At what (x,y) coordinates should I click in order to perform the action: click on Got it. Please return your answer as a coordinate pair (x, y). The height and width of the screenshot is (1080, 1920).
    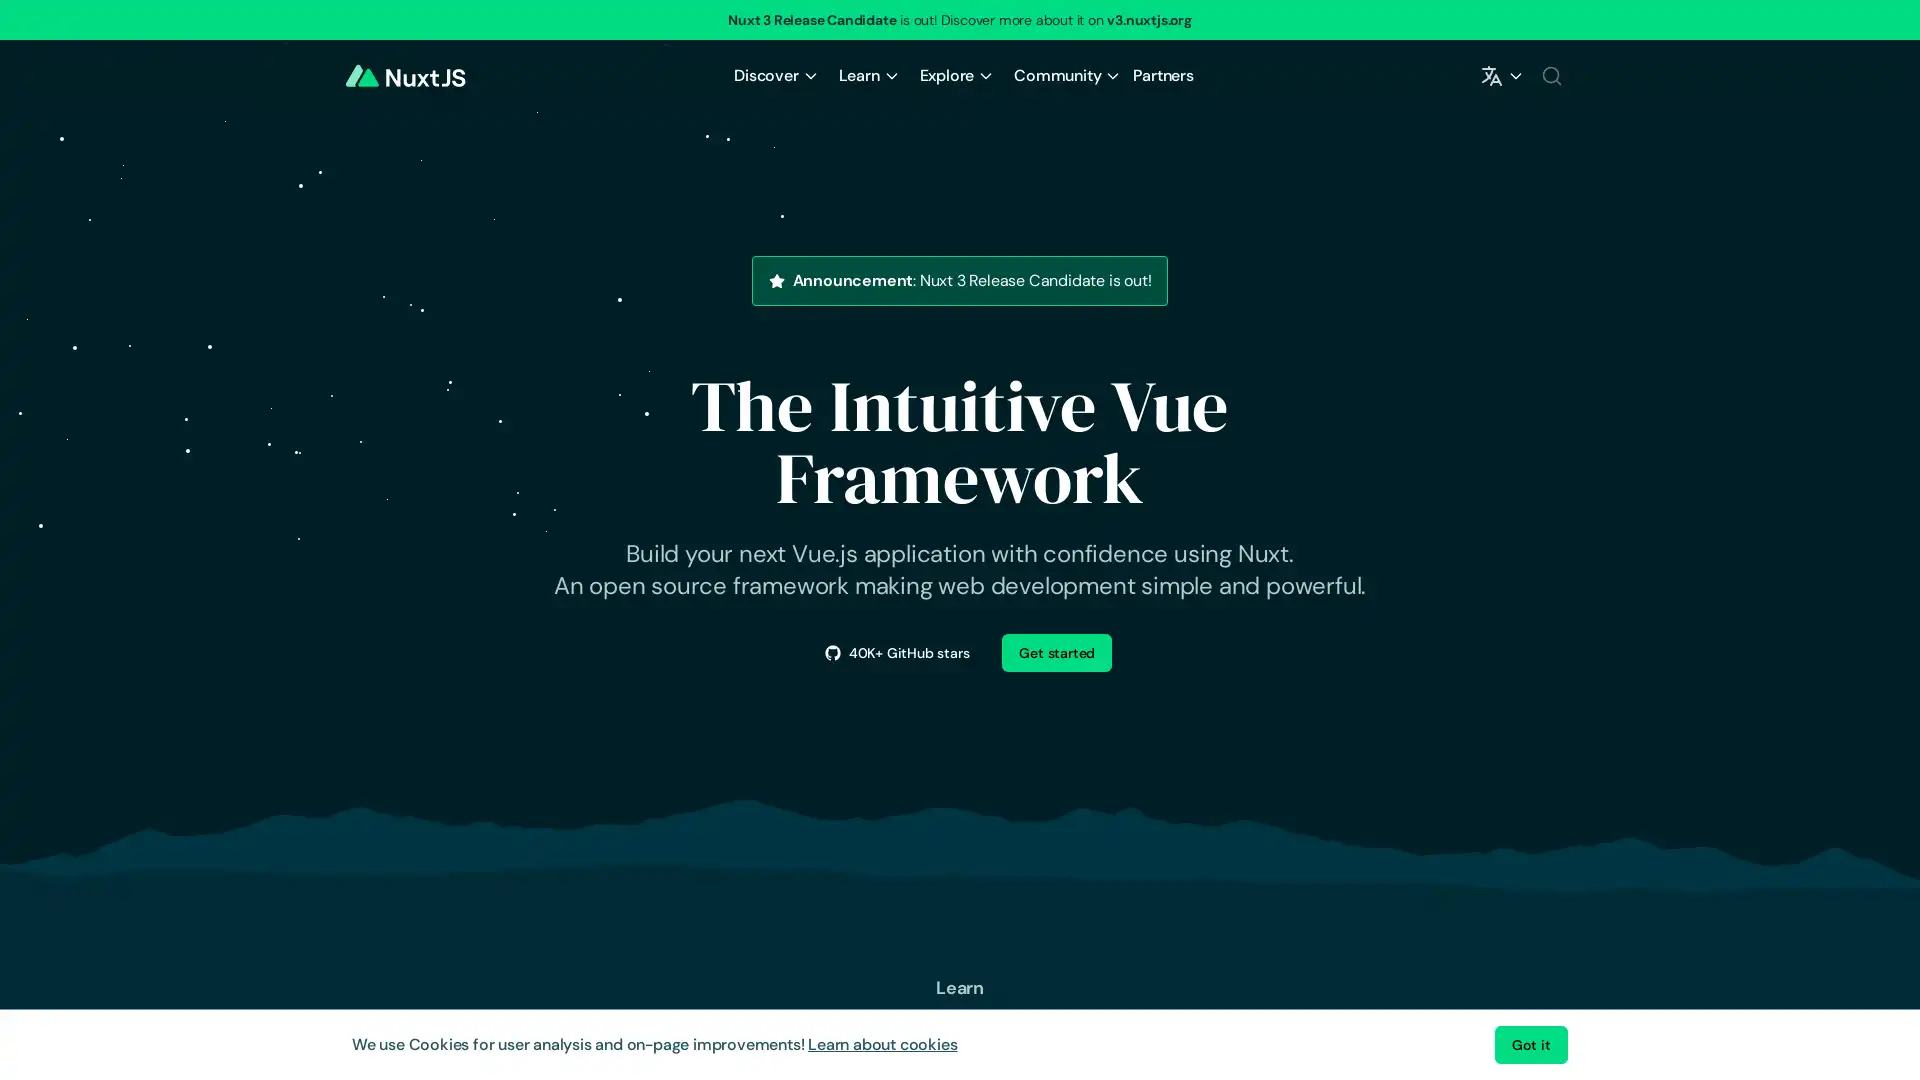
    Looking at the image, I should click on (1530, 1044).